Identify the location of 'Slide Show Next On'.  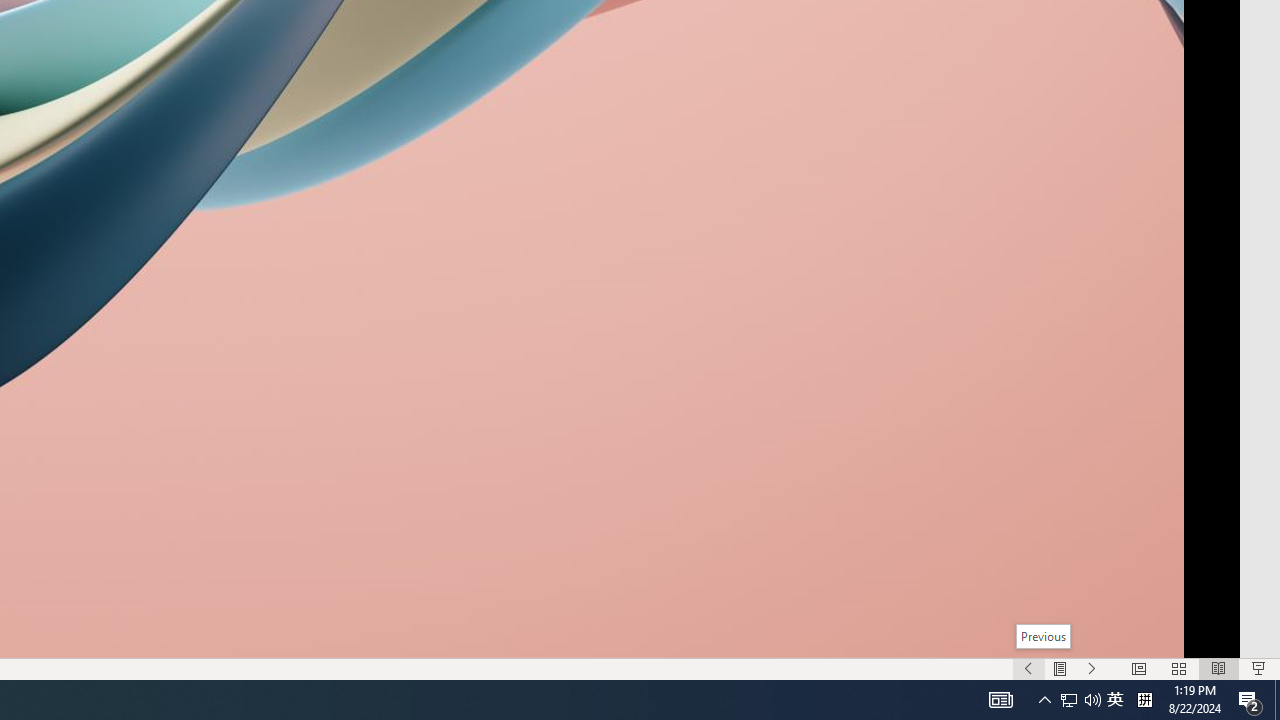
(1091, 669).